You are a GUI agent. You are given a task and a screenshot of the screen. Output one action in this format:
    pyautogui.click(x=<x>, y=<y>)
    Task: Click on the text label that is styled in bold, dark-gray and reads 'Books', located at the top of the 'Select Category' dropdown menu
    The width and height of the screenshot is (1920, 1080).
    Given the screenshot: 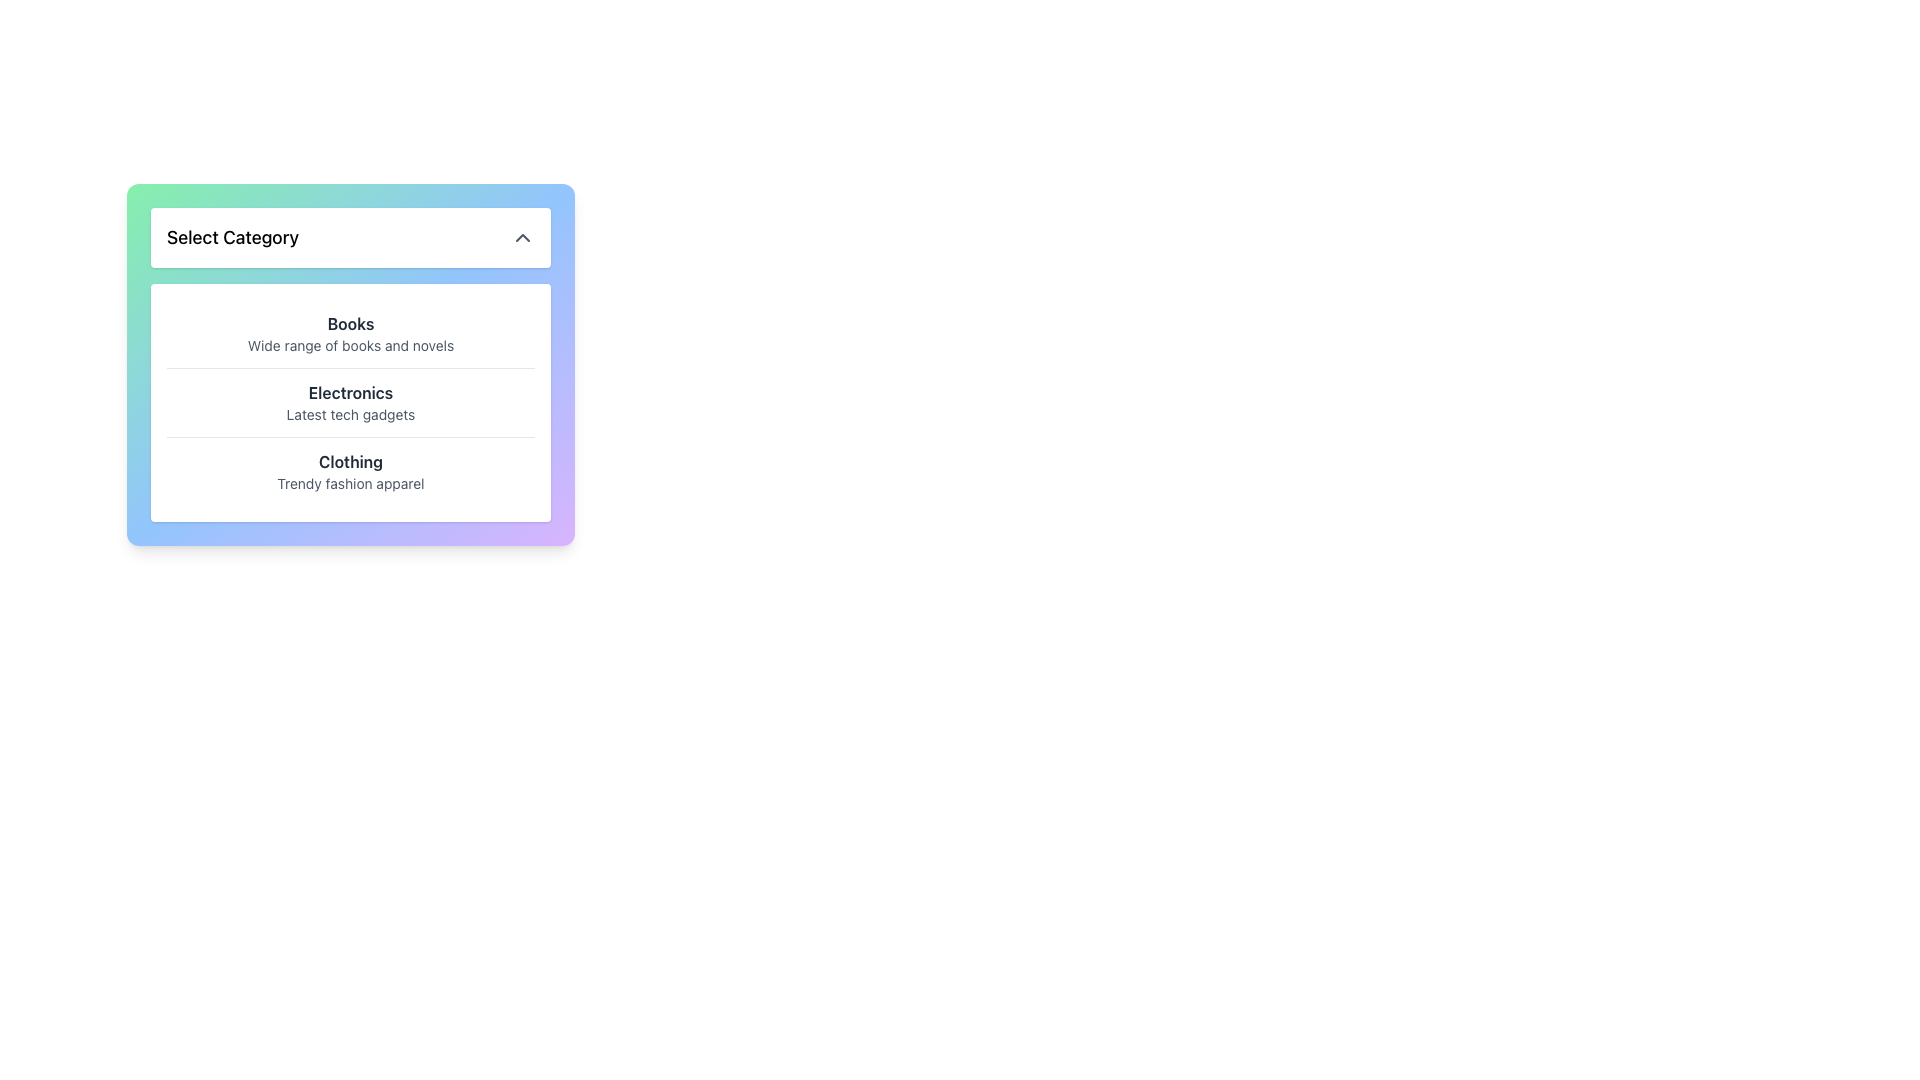 What is the action you would take?
    pyautogui.click(x=350, y=323)
    